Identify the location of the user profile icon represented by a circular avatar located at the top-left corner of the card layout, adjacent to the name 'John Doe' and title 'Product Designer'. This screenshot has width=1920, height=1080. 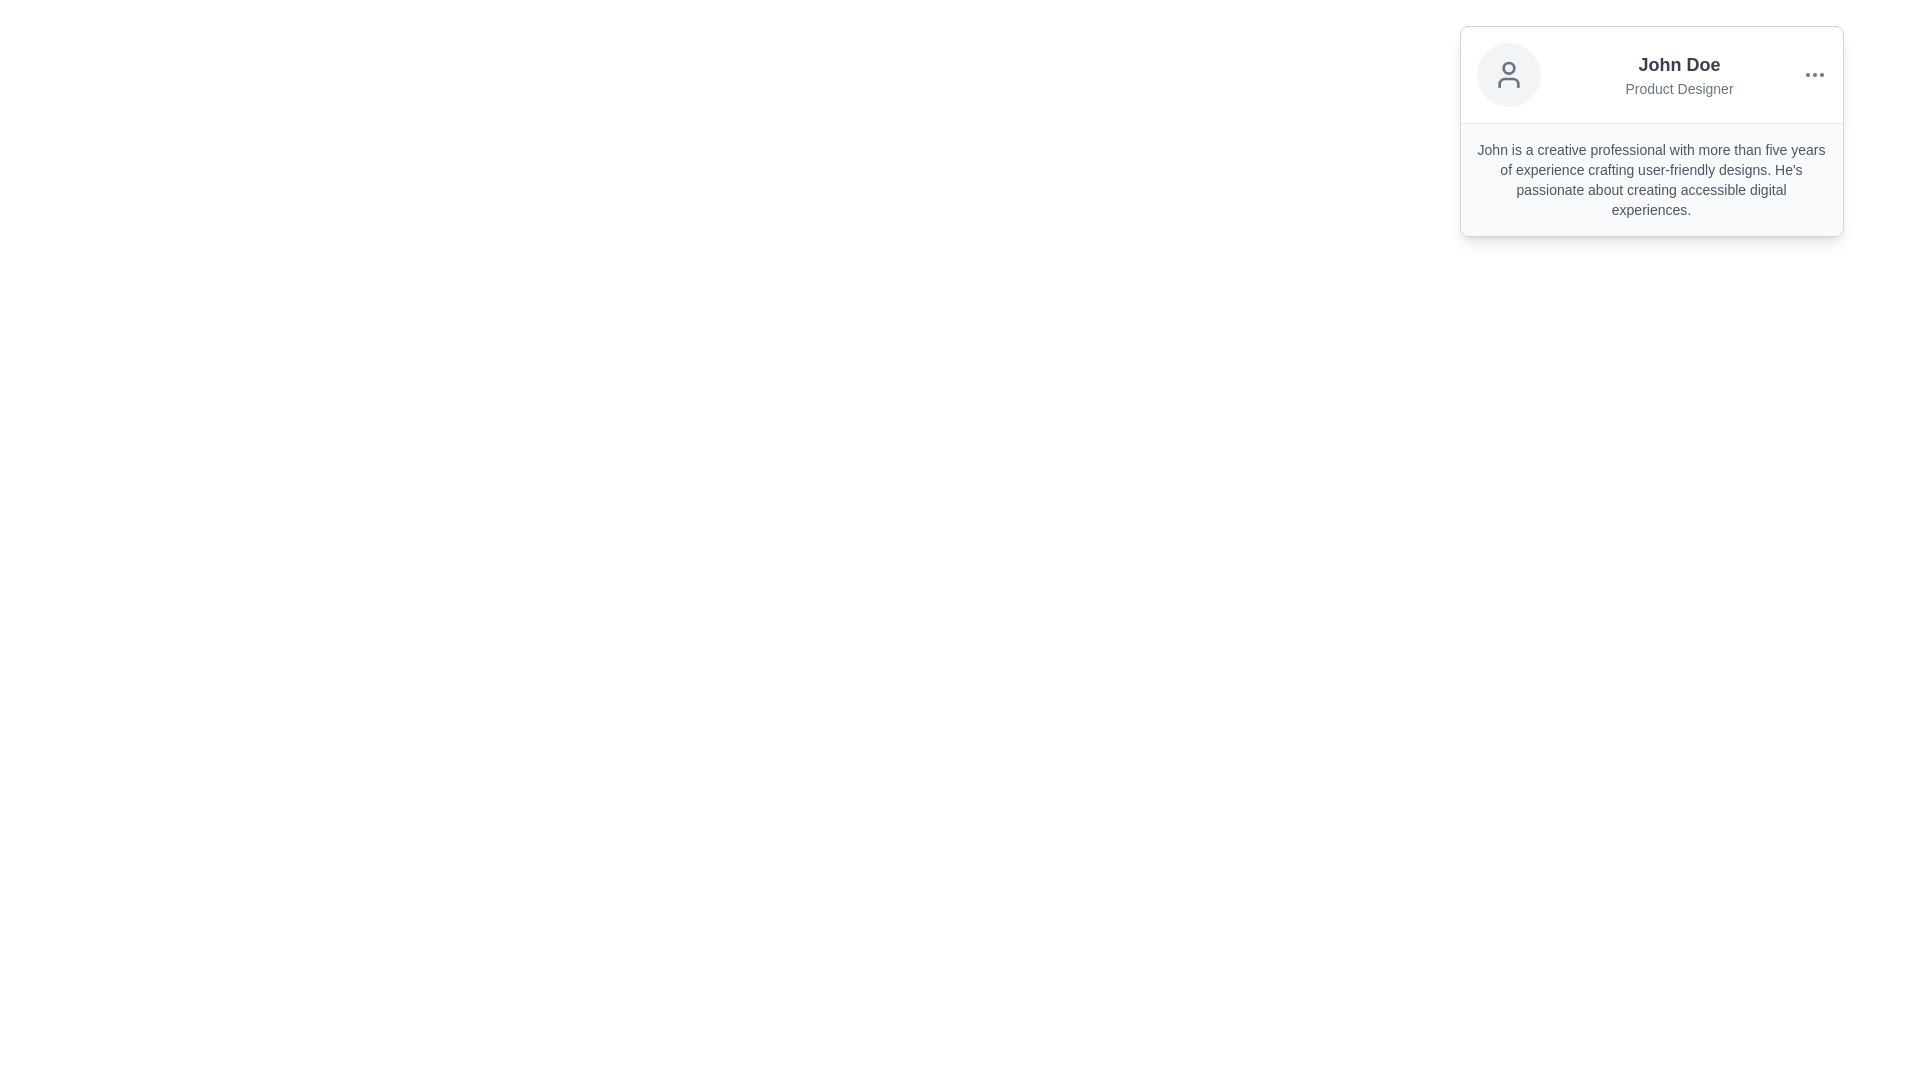
(1508, 73).